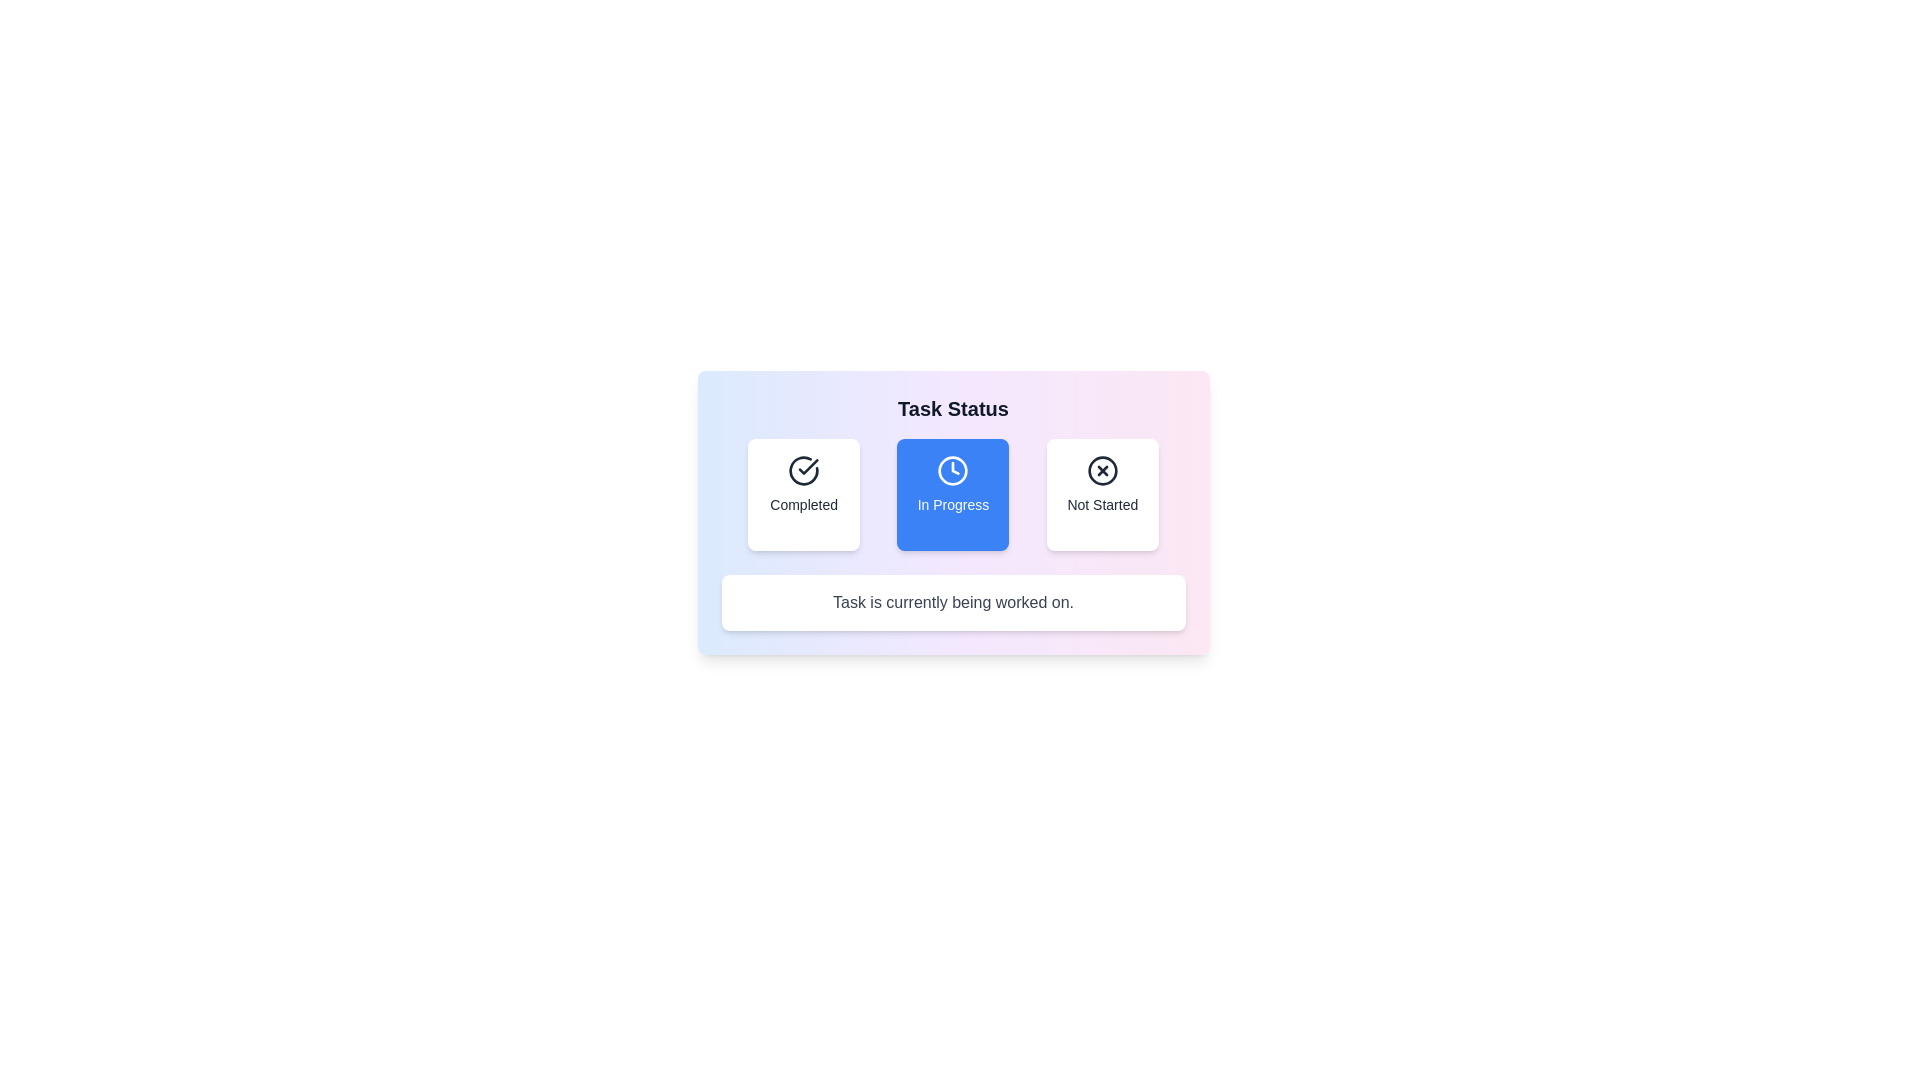  I want to click on the status button labeled Not Started, so click(1101, 494).